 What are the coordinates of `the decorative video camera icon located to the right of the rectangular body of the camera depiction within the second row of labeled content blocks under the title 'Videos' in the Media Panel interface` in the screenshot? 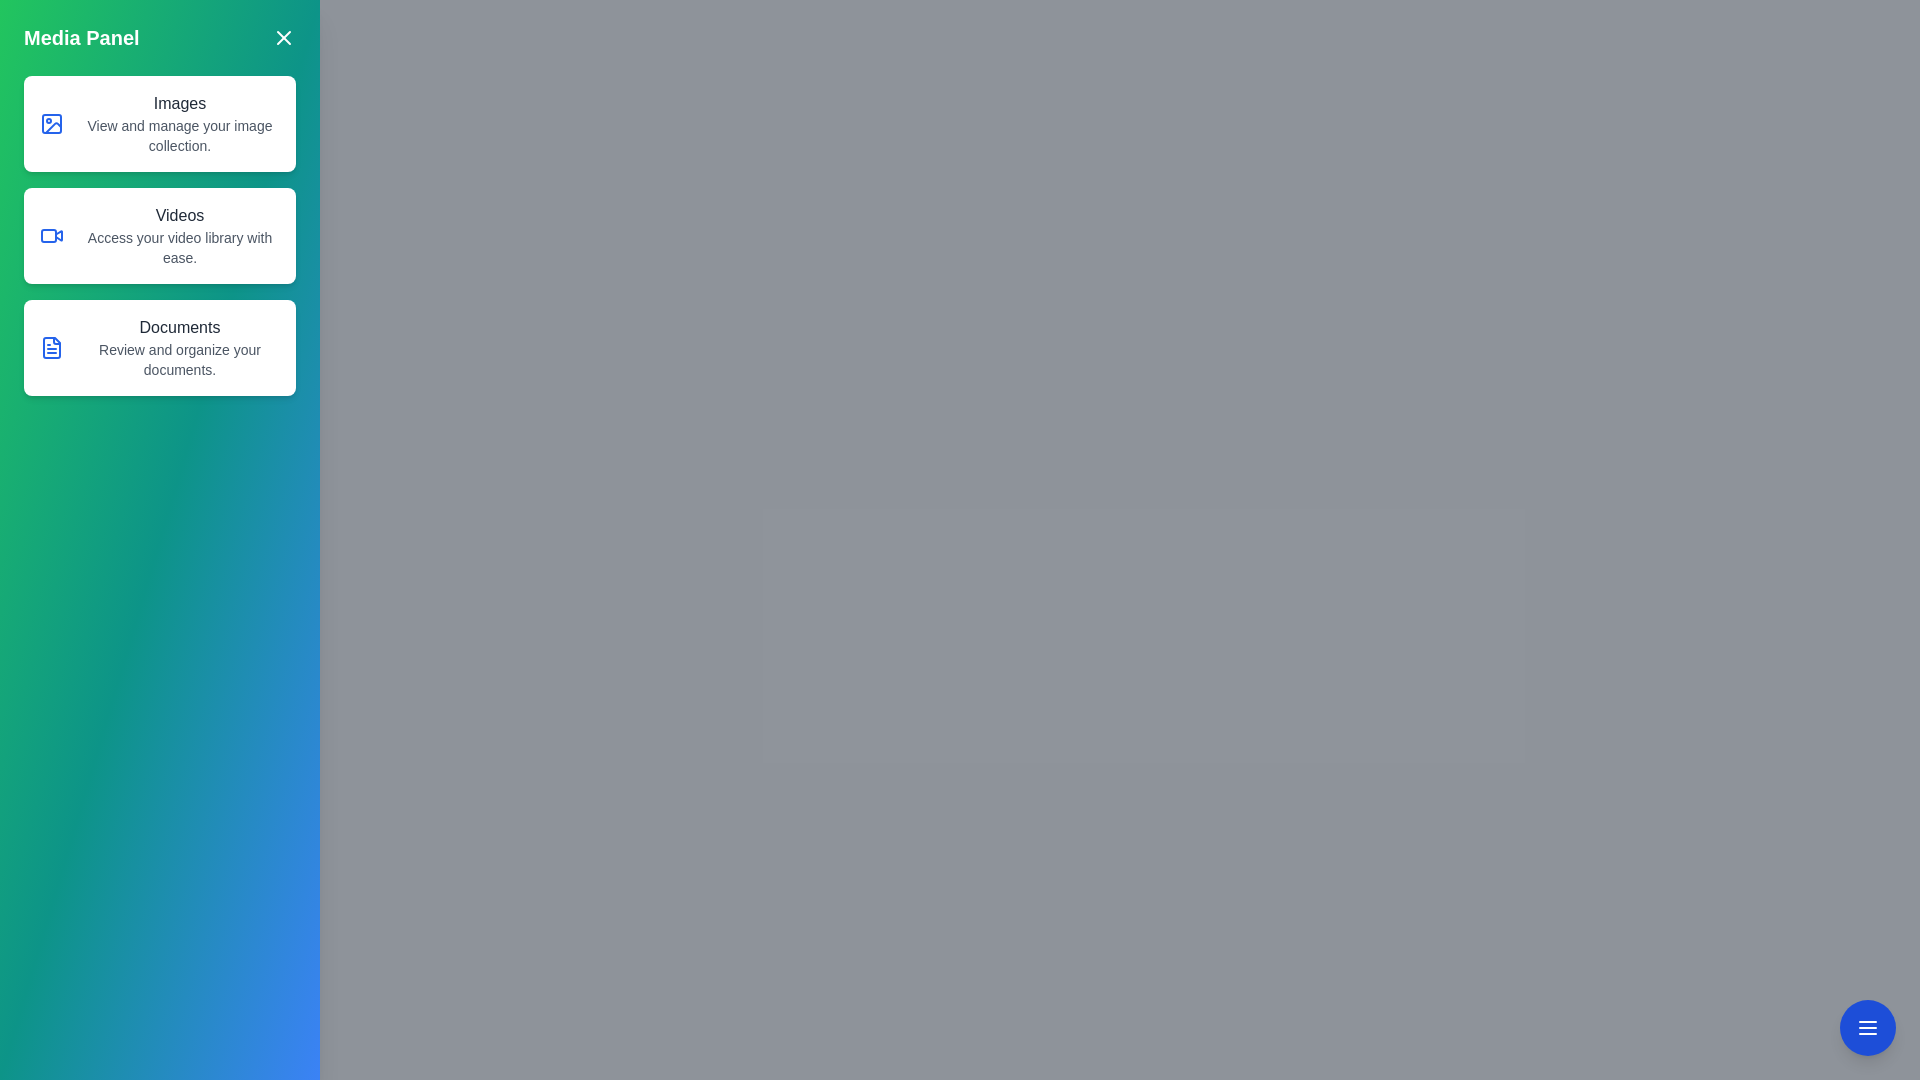 It's located at (58, 234).